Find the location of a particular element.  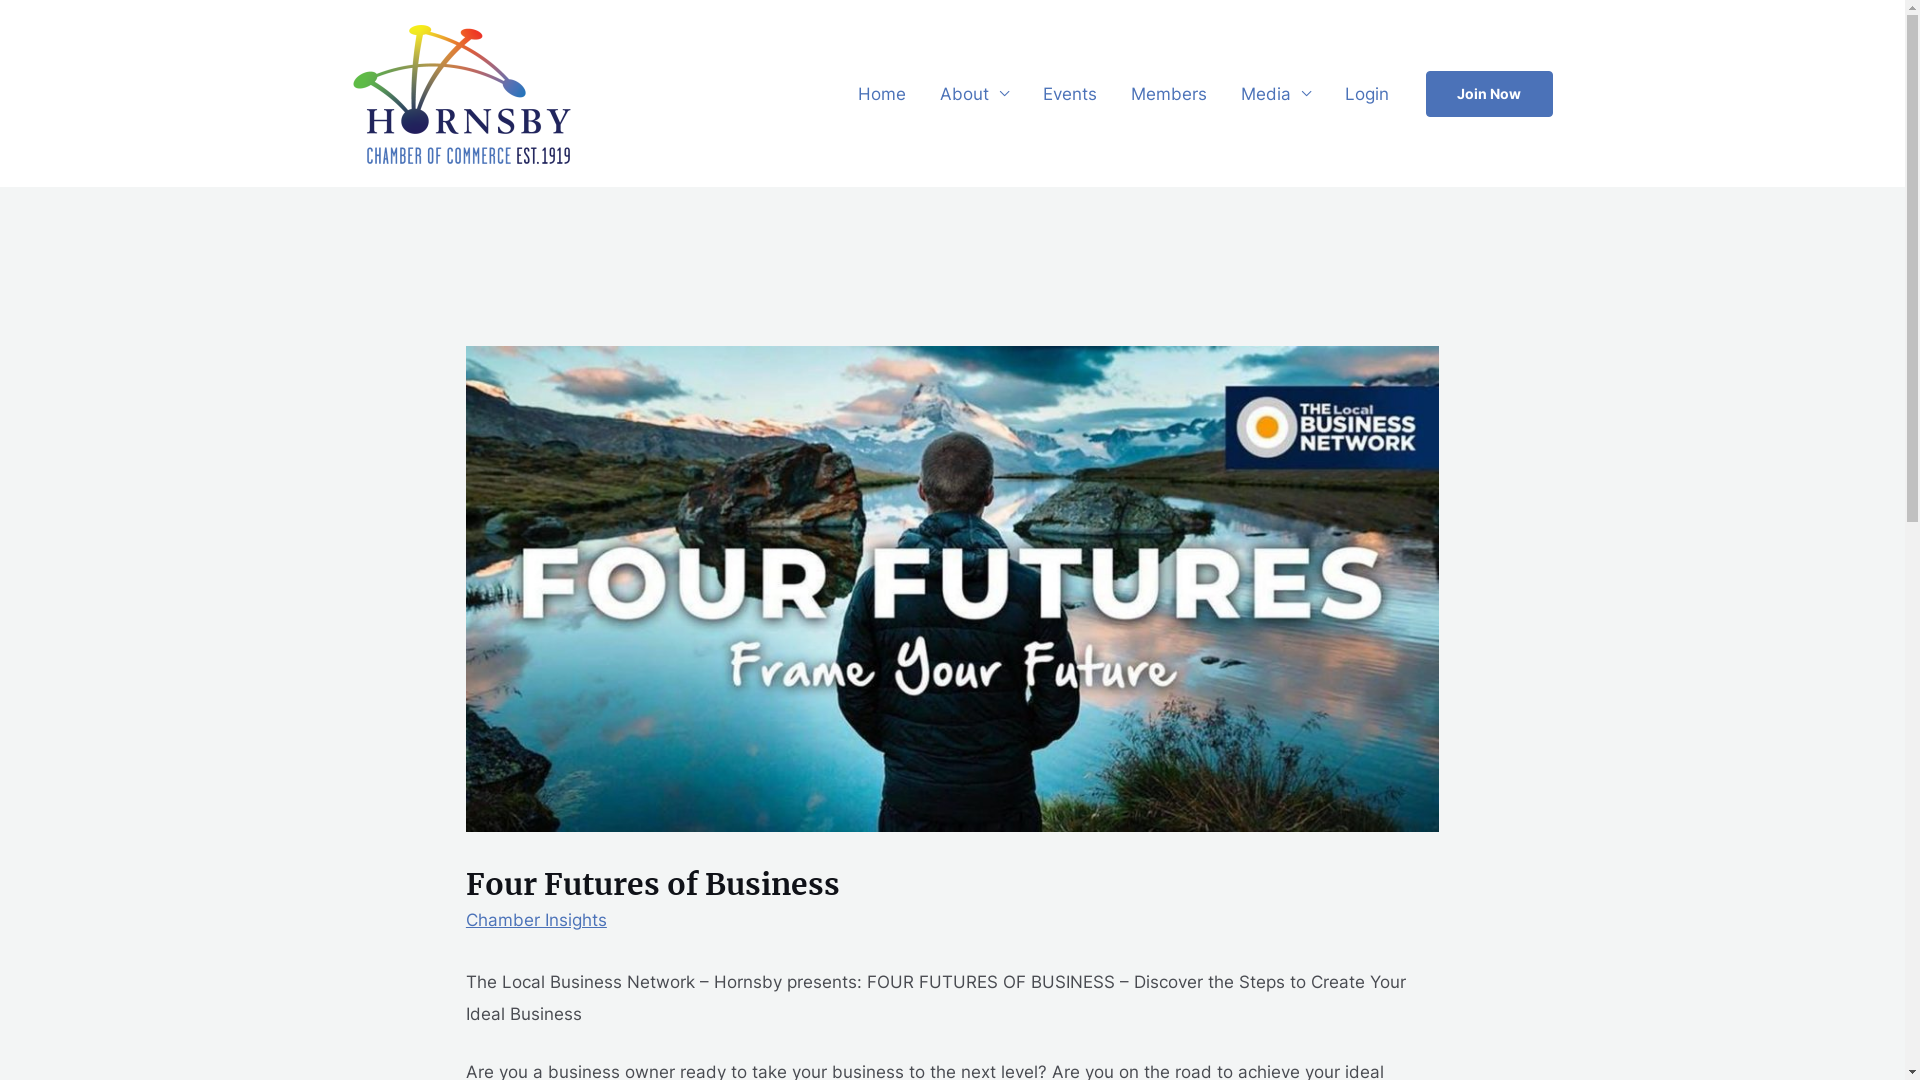

'Chamber Insights' is located at coordinates (536, 920).